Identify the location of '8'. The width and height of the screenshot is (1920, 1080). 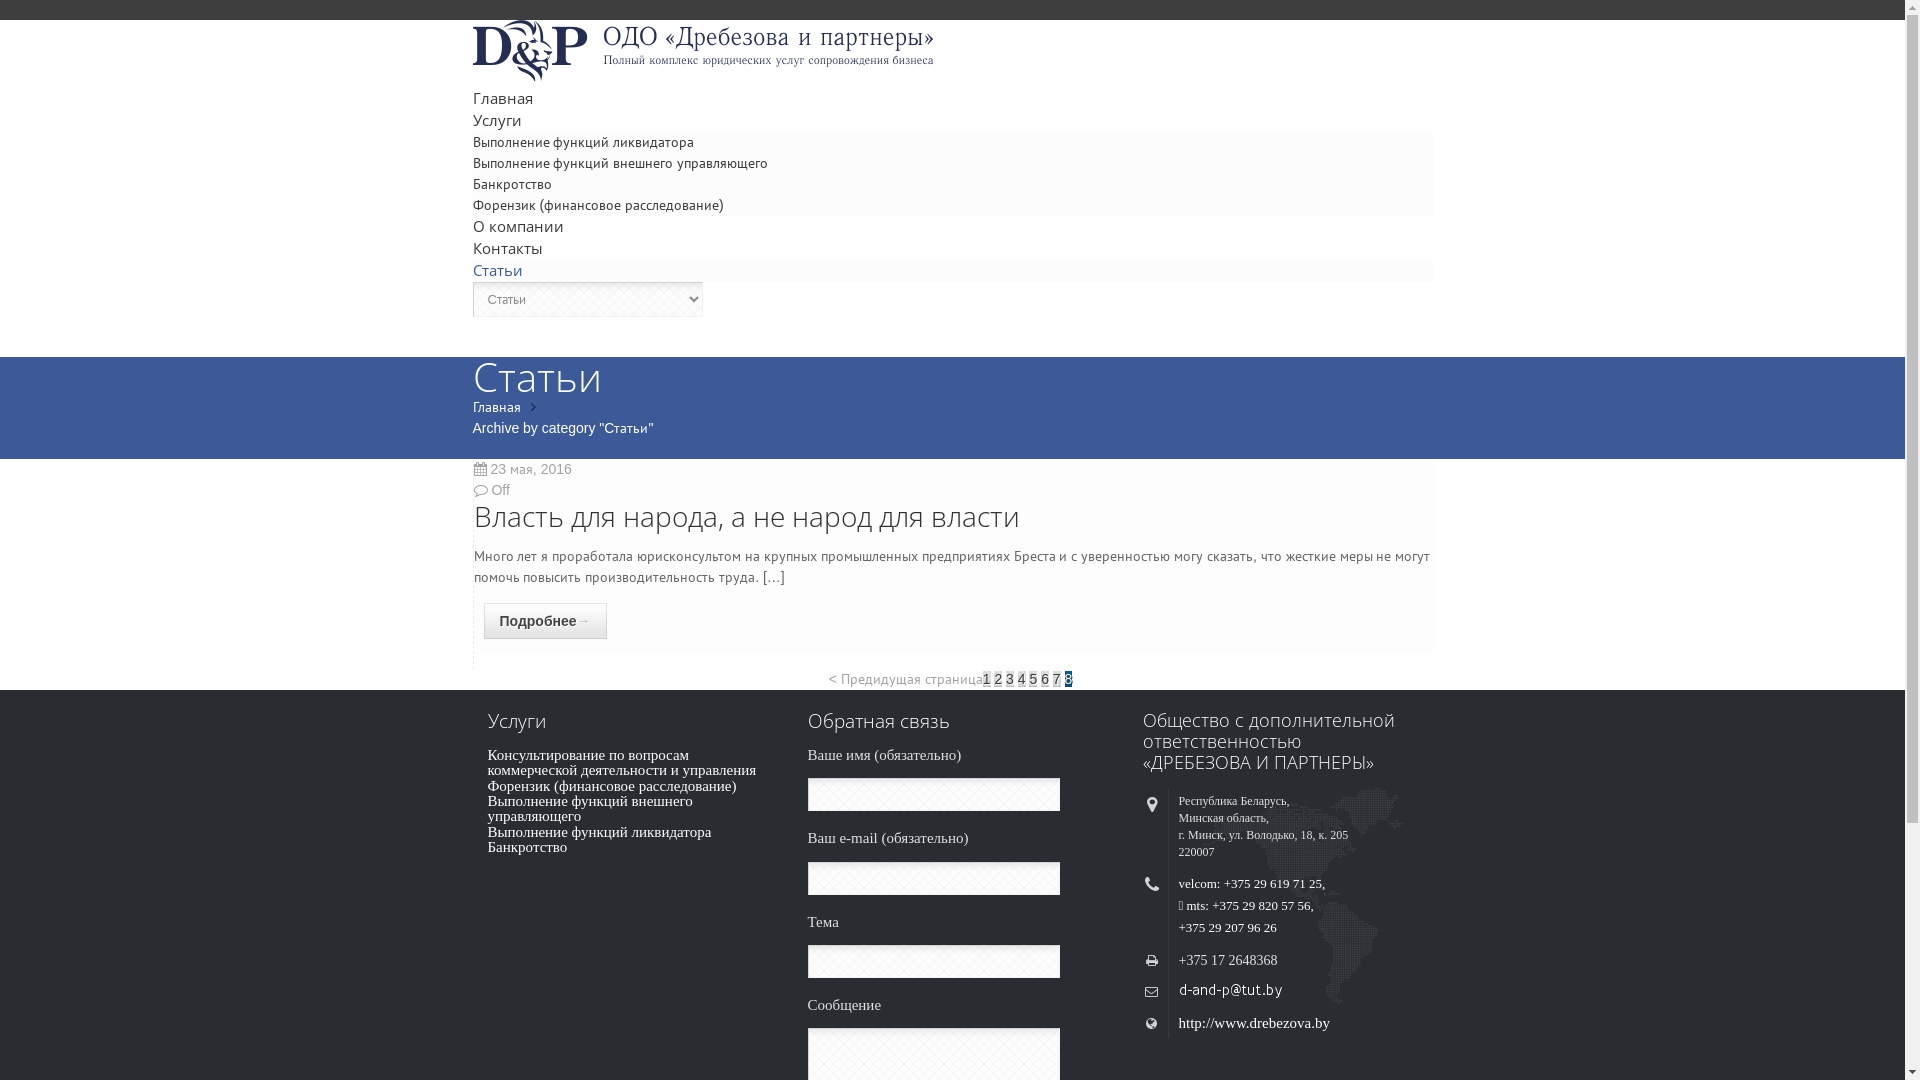
(1064, 677).